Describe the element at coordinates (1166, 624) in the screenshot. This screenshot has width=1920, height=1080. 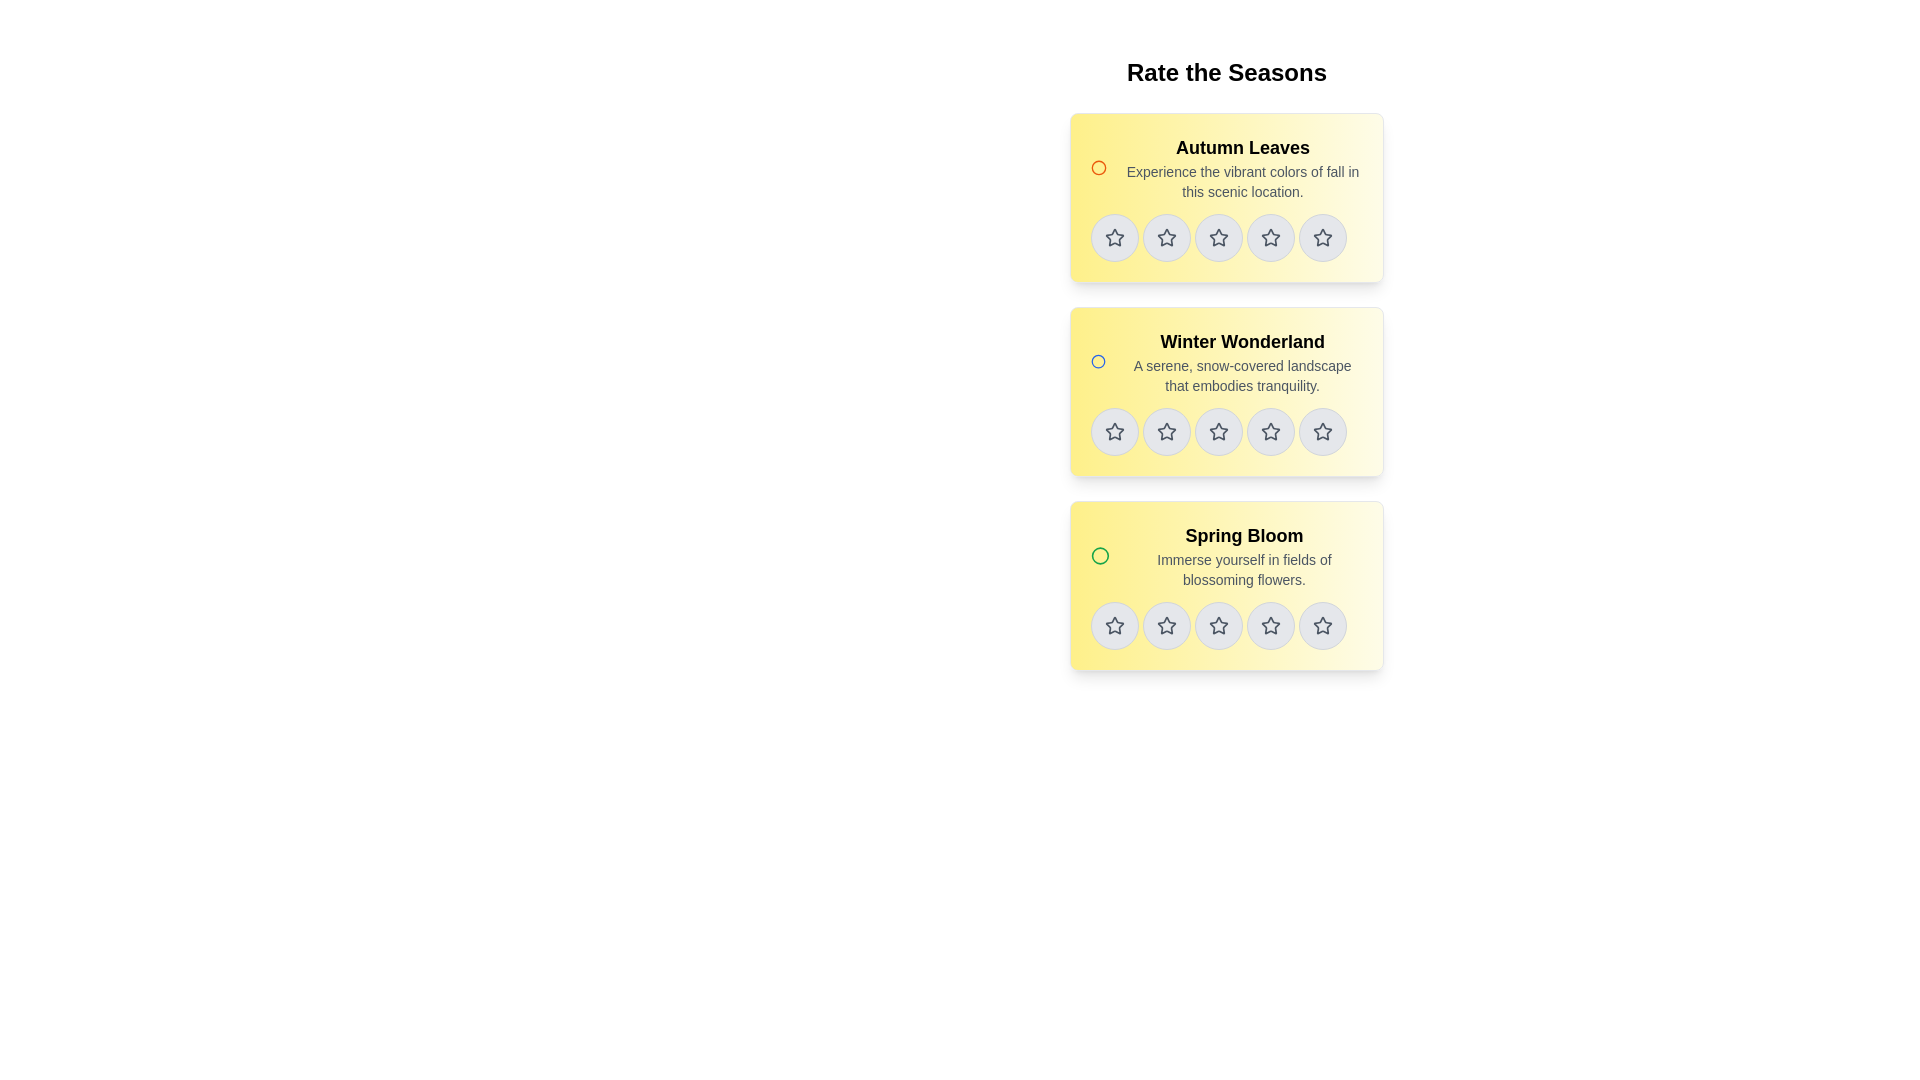
I see `the second star rating button for the 'Spring Bloom' entry` at that location.